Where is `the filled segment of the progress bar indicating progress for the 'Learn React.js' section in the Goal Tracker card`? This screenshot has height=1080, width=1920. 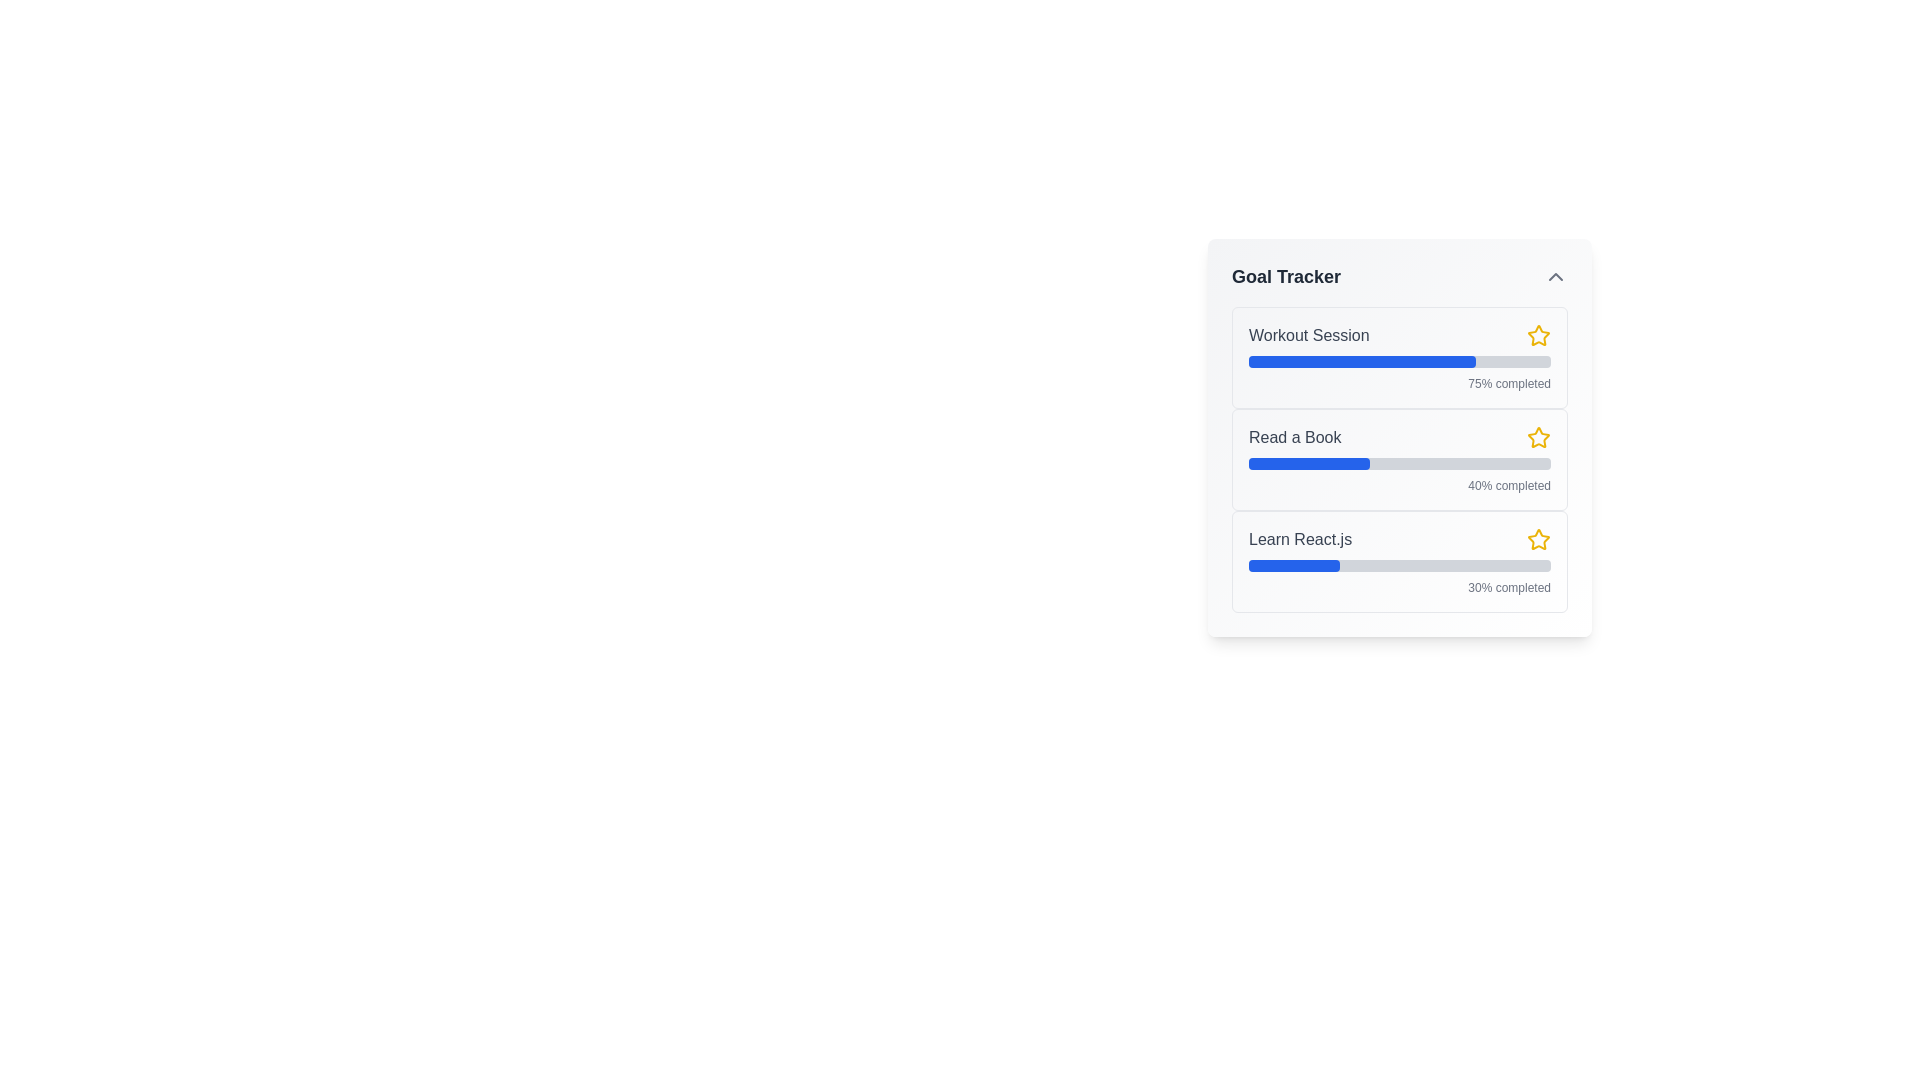
the filled segment of the progress bar indicating progress for the 'Learn React.js' section in the Goal Tracker card is located at coordinates (1294, 566).